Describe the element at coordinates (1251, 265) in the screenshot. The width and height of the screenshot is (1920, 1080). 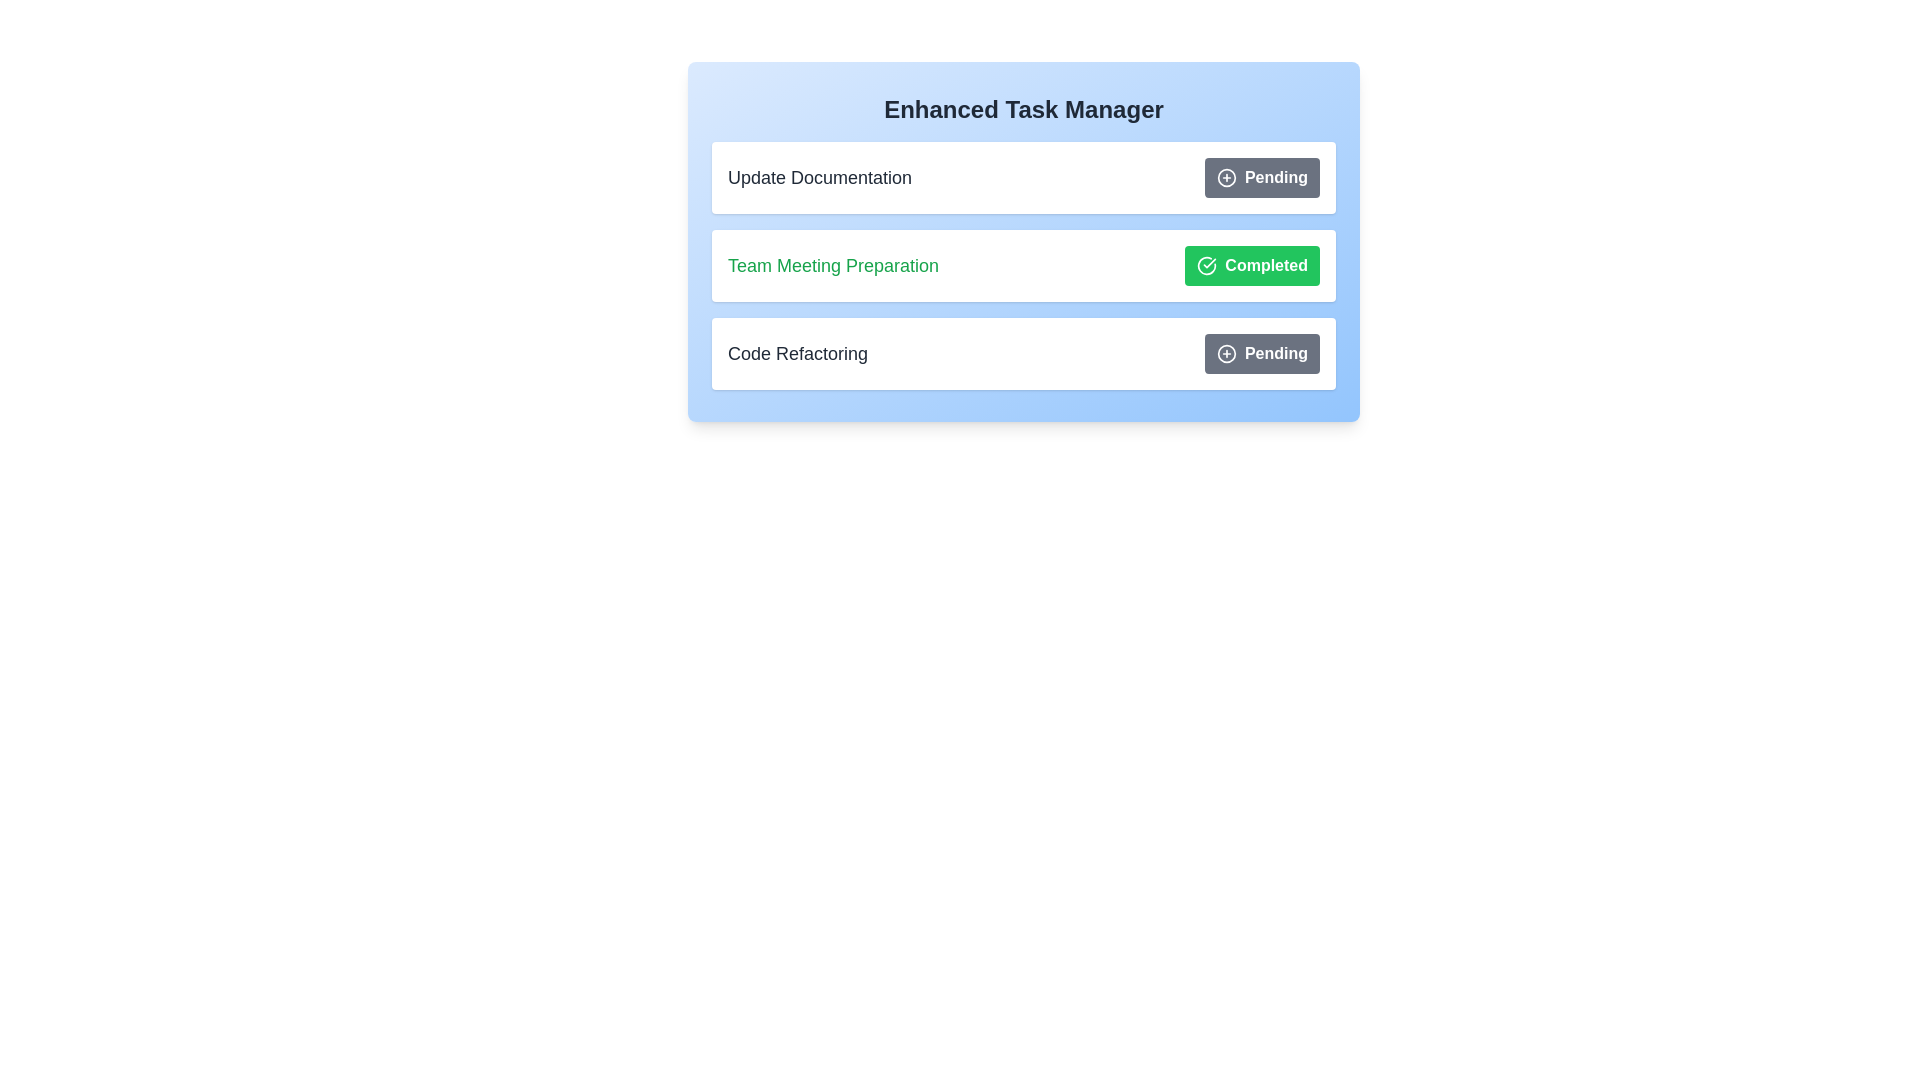
I see `status button for task Team Meeting Preparation to toggle its status` at that location.